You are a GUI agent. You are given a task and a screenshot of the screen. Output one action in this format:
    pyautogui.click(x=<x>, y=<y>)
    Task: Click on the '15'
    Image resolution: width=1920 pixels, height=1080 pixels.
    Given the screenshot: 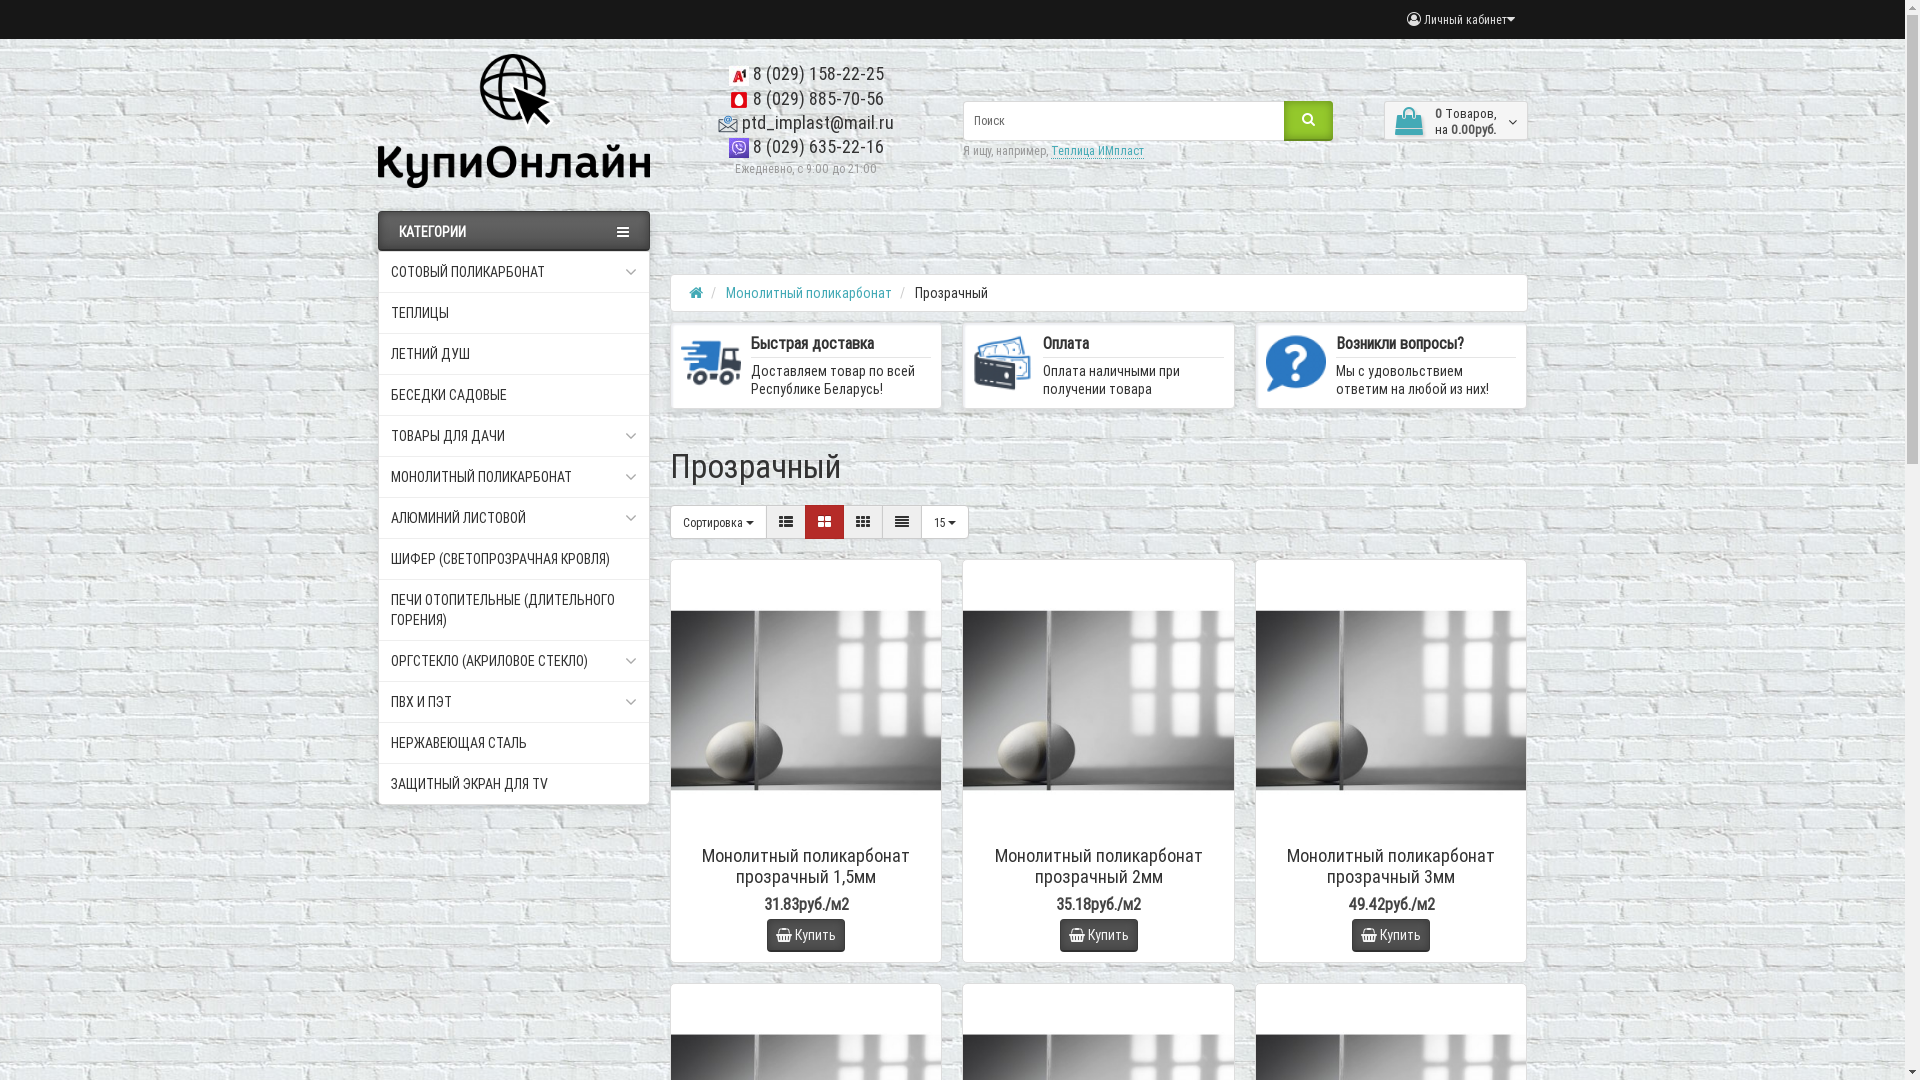 What is the action you would take?
    pyautogui.click(x=920, y=520)
    